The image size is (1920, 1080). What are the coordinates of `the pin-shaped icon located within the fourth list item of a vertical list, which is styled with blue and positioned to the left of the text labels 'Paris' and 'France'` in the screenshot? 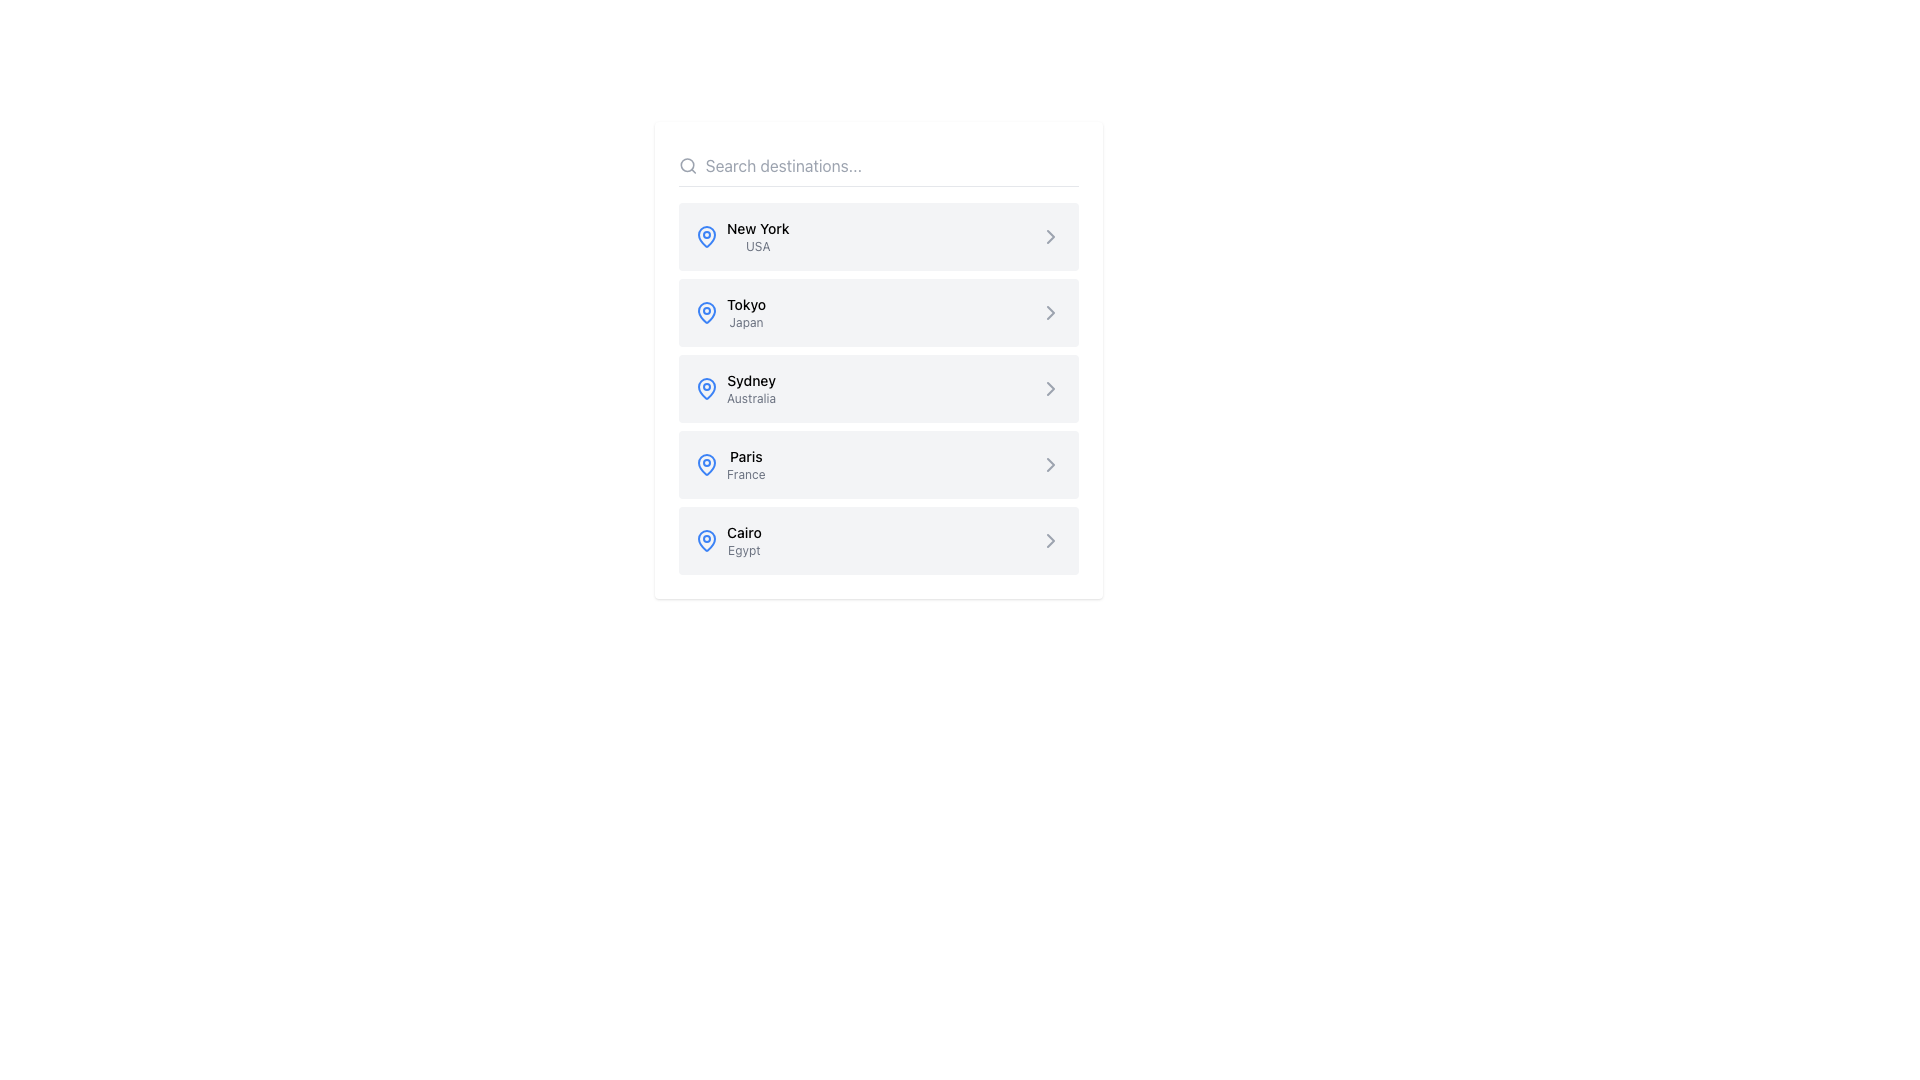 It's located at (706, 463).